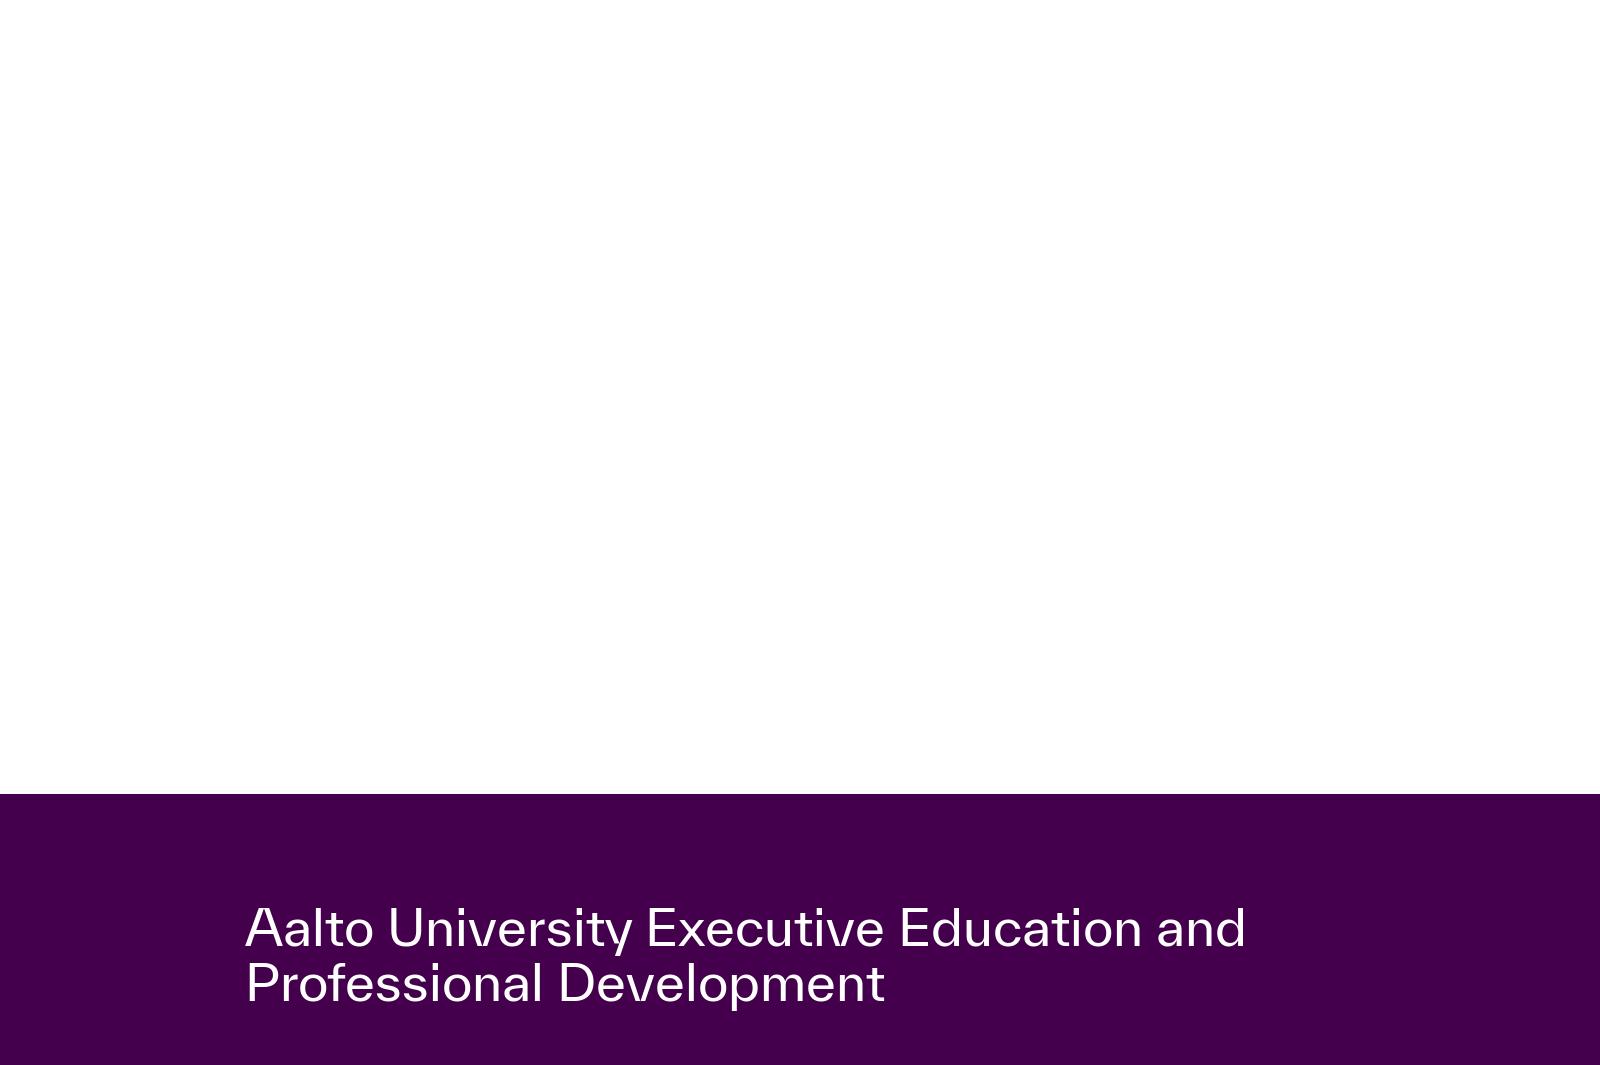 Image resolution: width=1600 pixels, height=1065 pixels. What do you see at coordinates (516, 834) in the screenshot?
I see `'I accept the marketing terms'` at bounding box center [516, 834].